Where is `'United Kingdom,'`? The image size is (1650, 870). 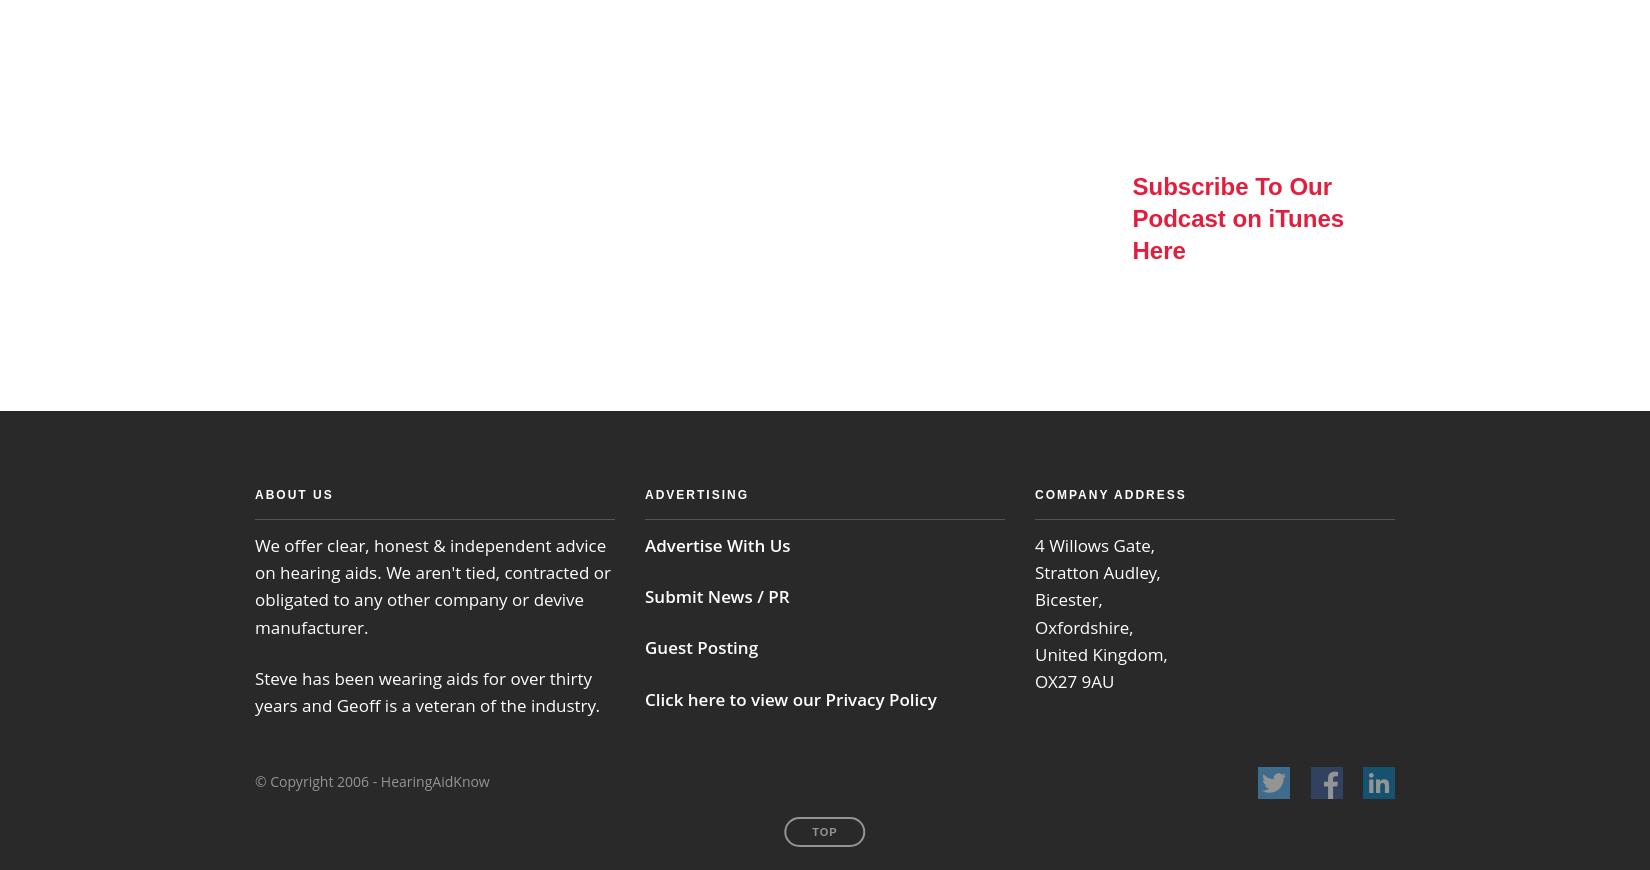 'United Kingdom,' is located at coordinates (1101, 652).